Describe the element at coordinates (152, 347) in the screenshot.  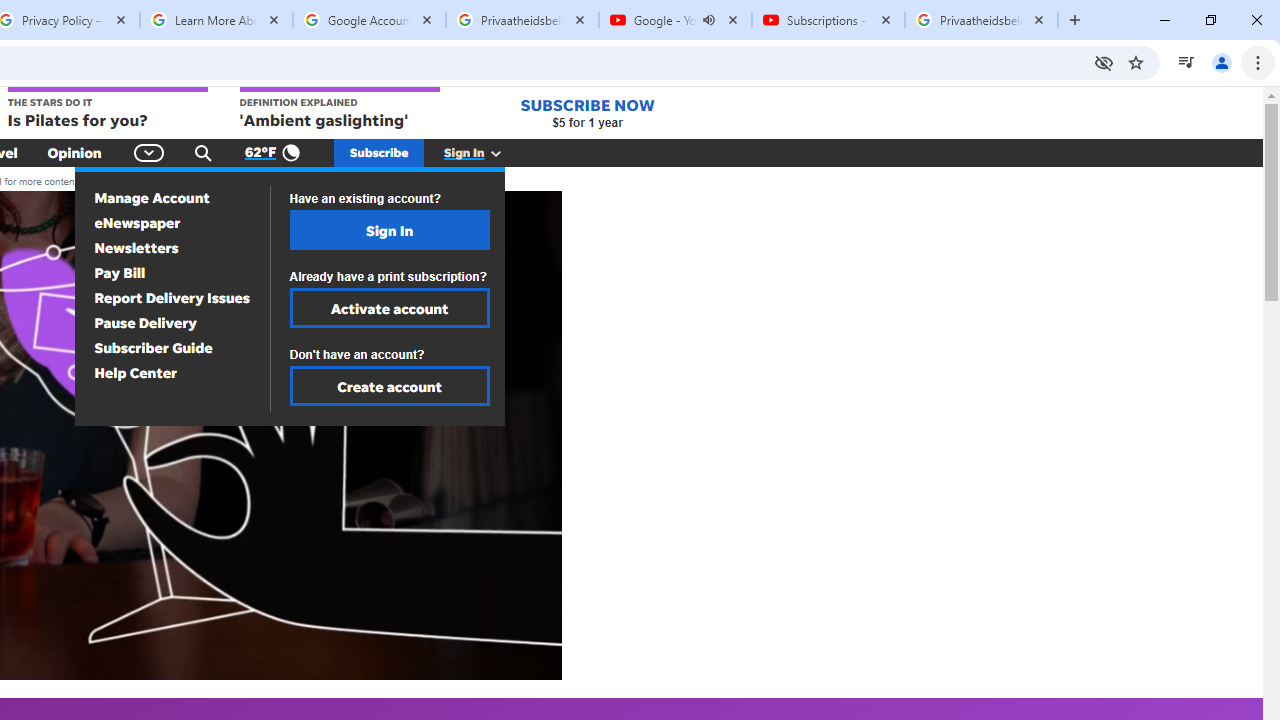
I see `'Subscriber Guide'` at that location.